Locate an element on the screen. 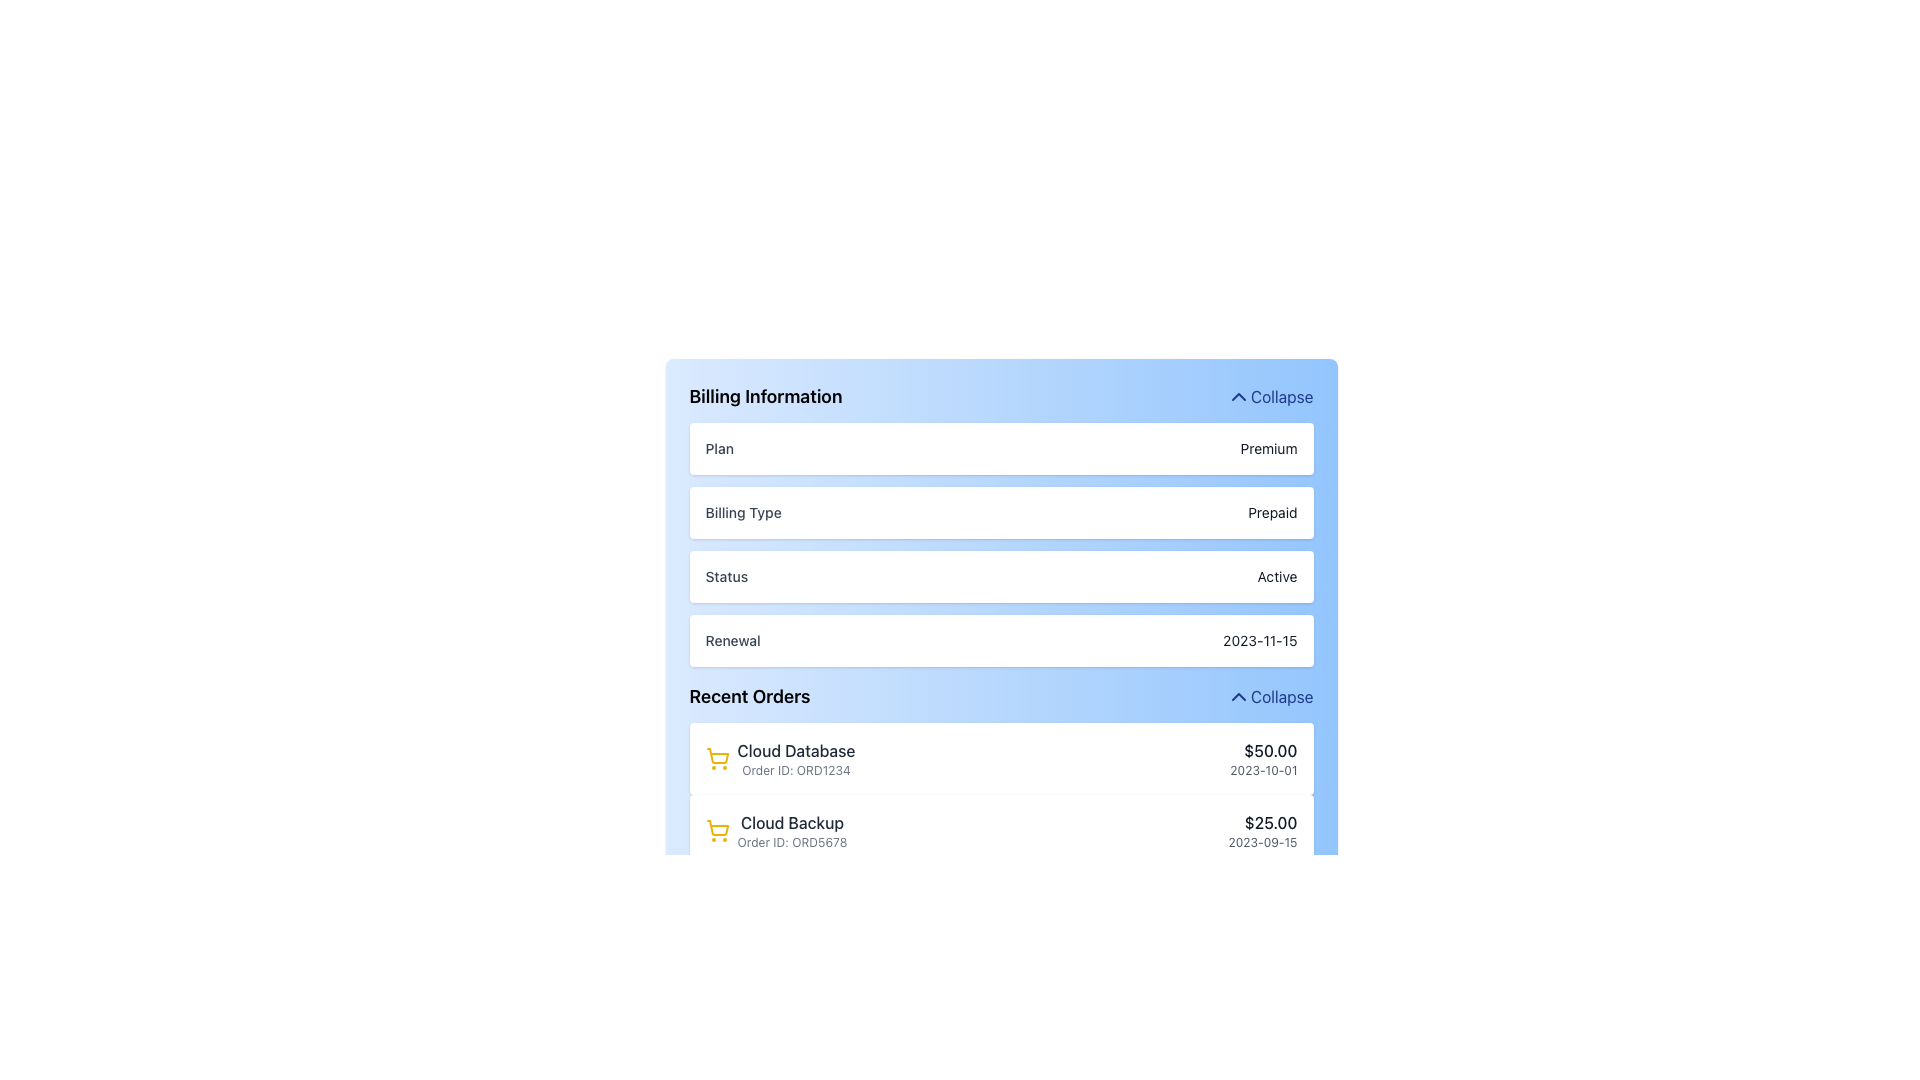  the small text label displaying 'Order ID: ORD1234' in a gray font, which is located beneath the 'Cloud Database' title in the 'Recent Orders' section is located at coordinates (795, 770).